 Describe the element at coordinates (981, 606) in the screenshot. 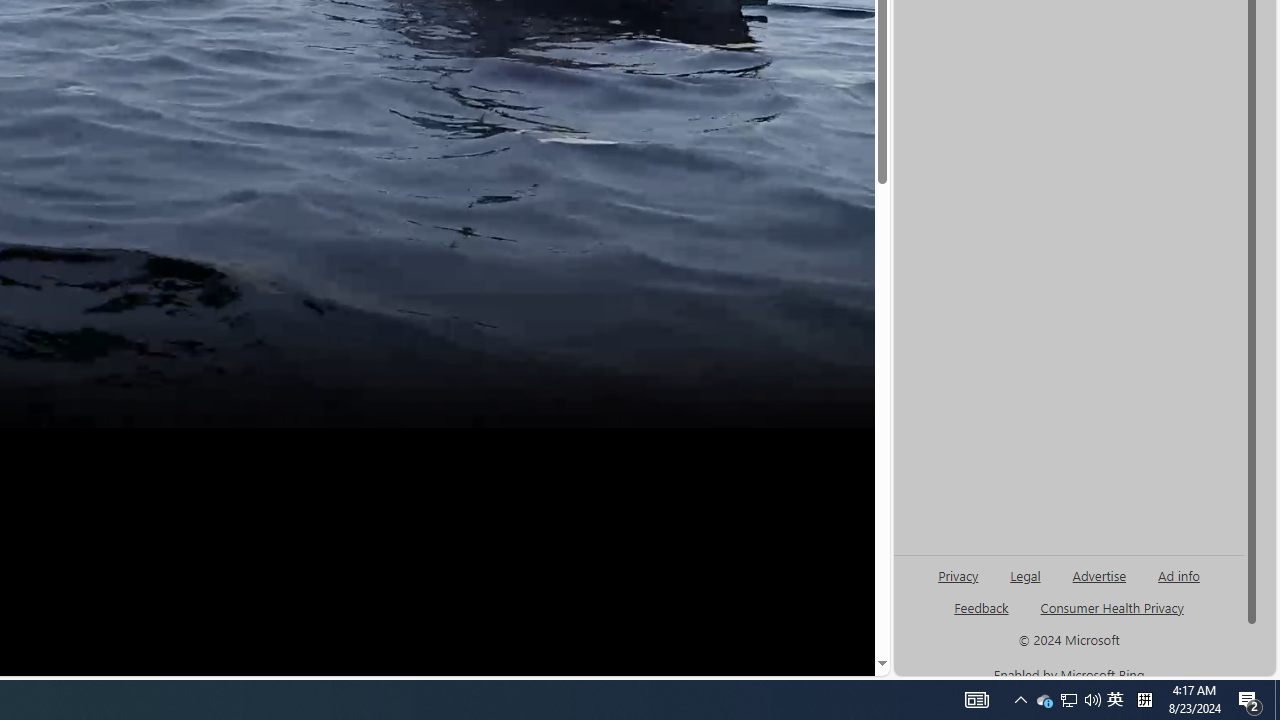

I see `'AutomationID: sb_feedback'` at that location.